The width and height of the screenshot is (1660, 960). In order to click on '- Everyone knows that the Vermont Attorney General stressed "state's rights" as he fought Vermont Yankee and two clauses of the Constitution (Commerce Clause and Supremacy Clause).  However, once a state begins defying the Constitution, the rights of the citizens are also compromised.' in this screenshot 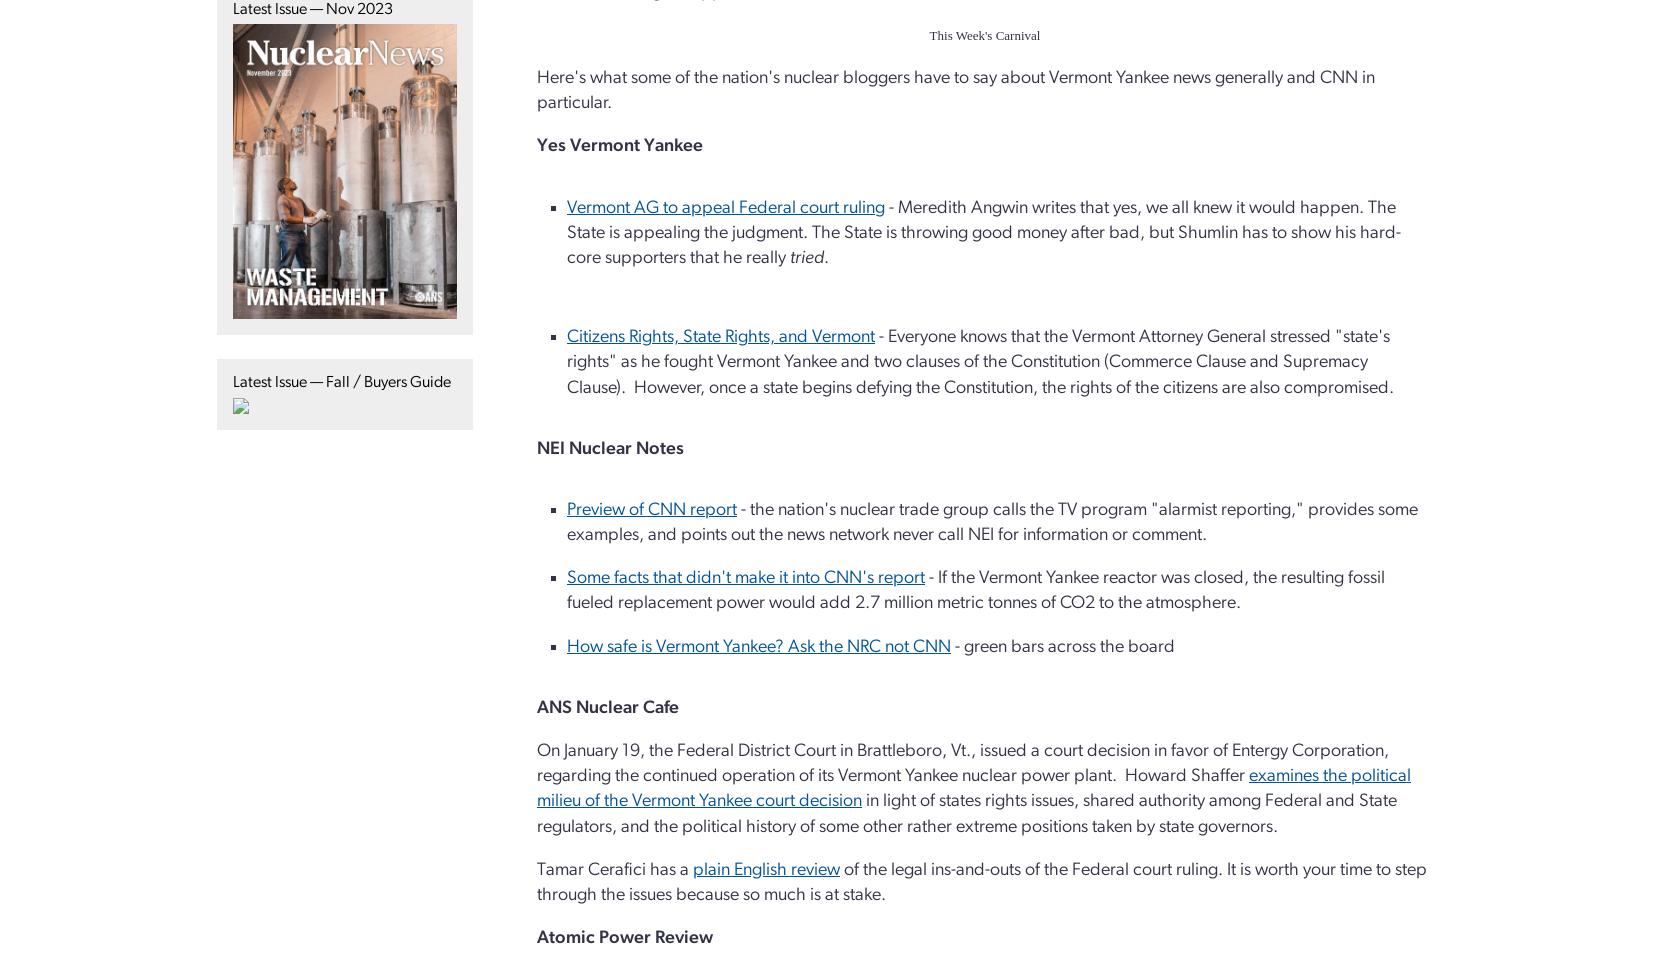, I will do `click(980, 361)`.